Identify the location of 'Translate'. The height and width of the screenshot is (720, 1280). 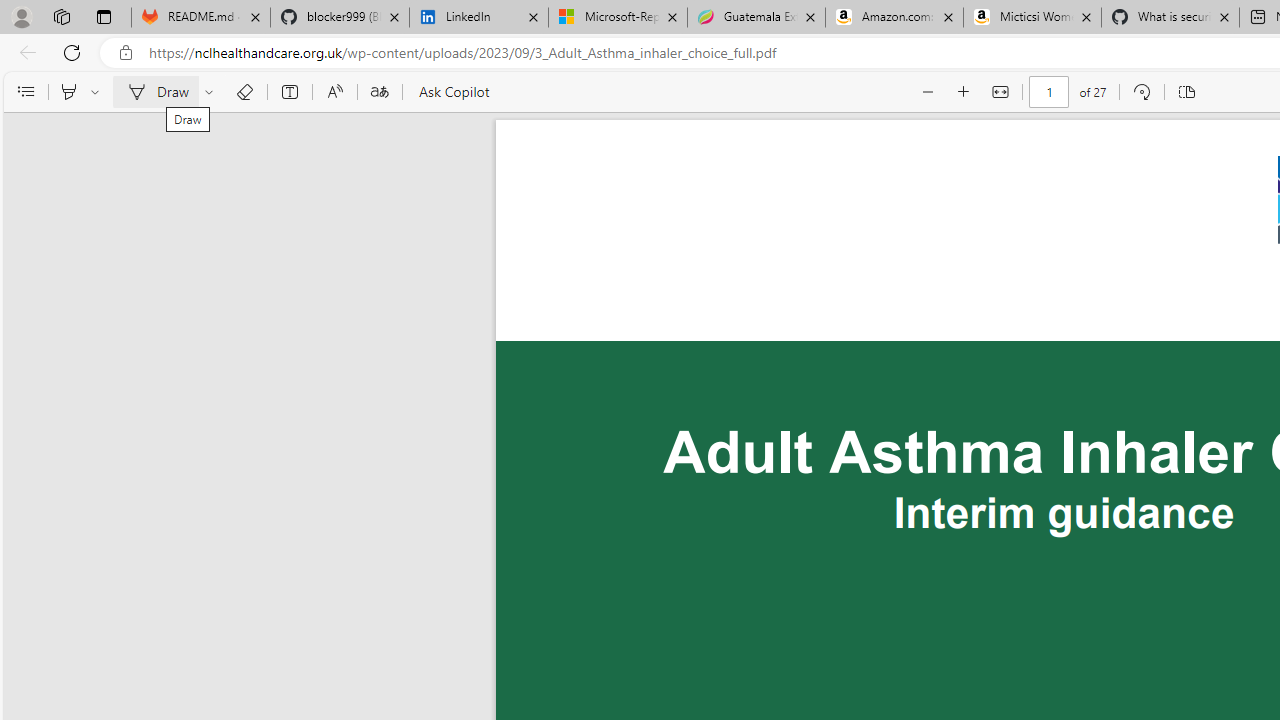
(379, 92).